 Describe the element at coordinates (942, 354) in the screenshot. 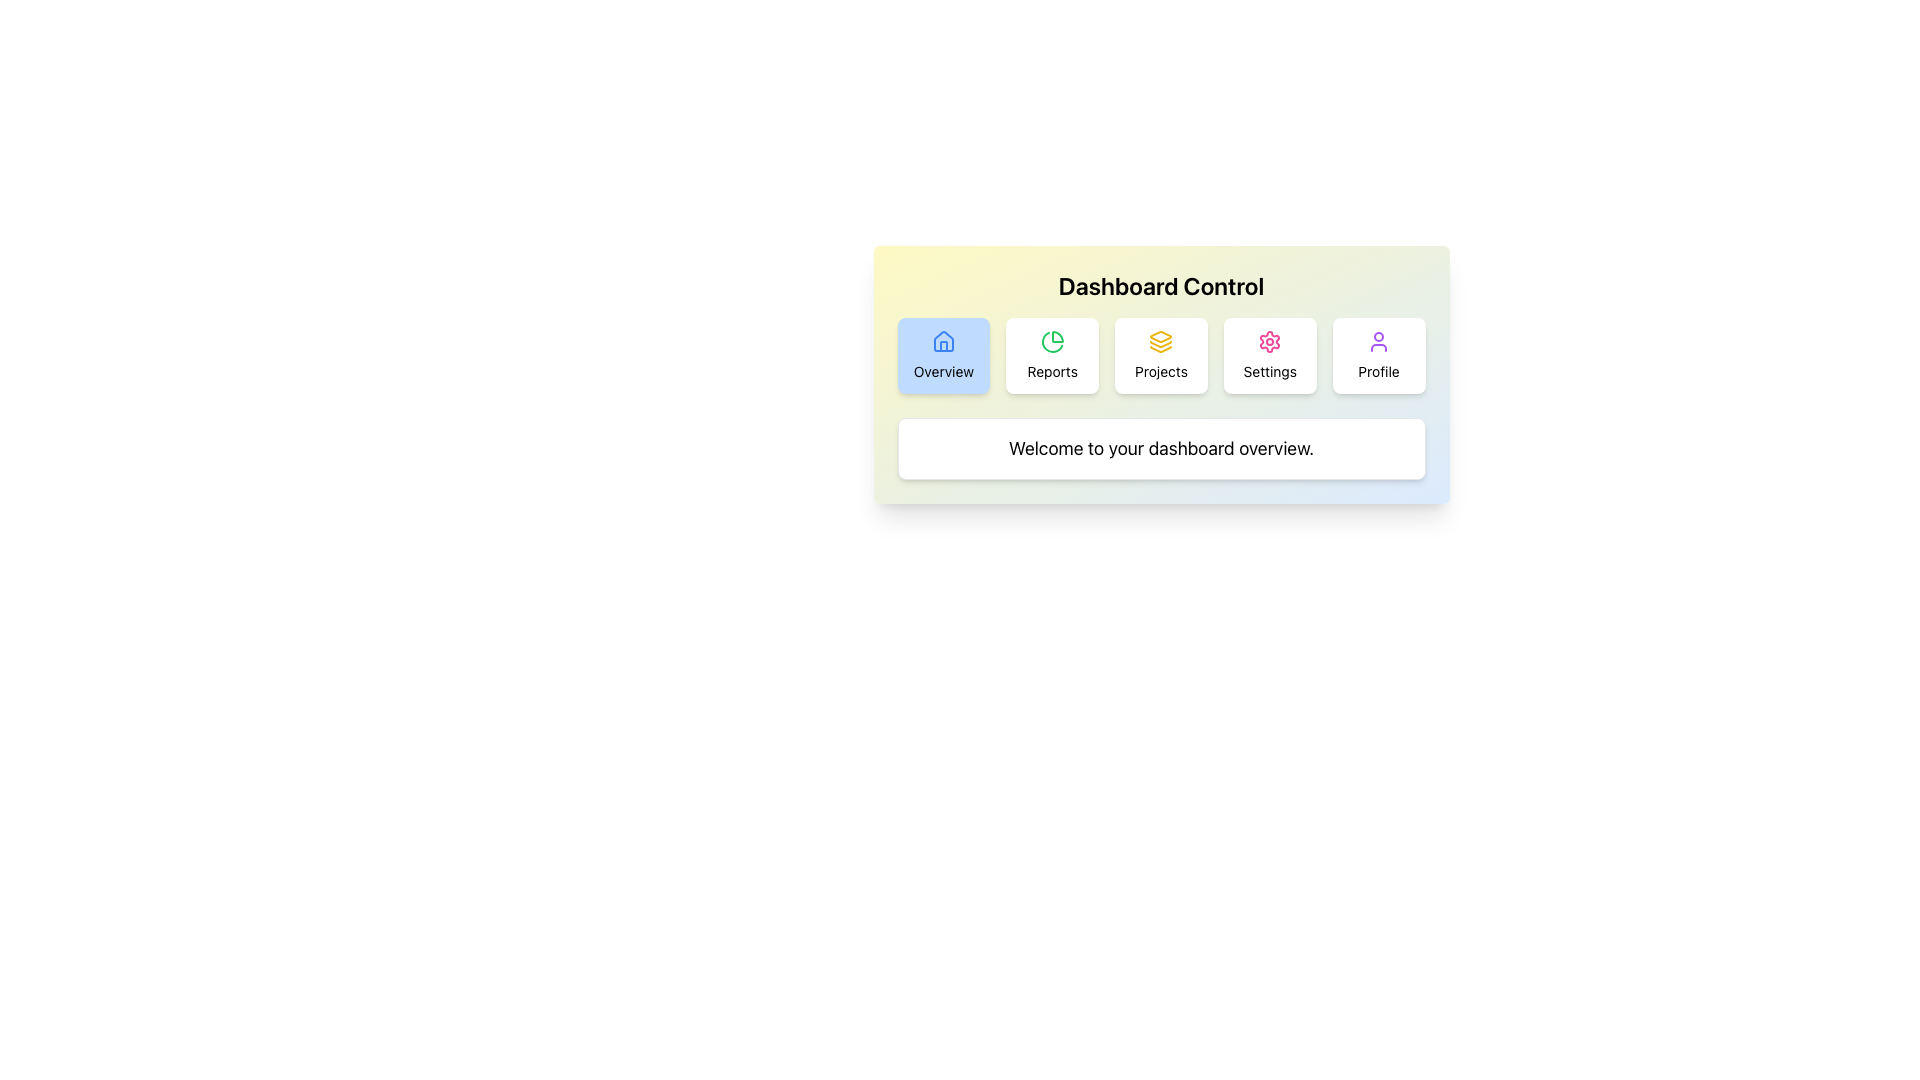

I see `the leftmost navigation button that directs users to the 'Overview' section of the application` at that location.